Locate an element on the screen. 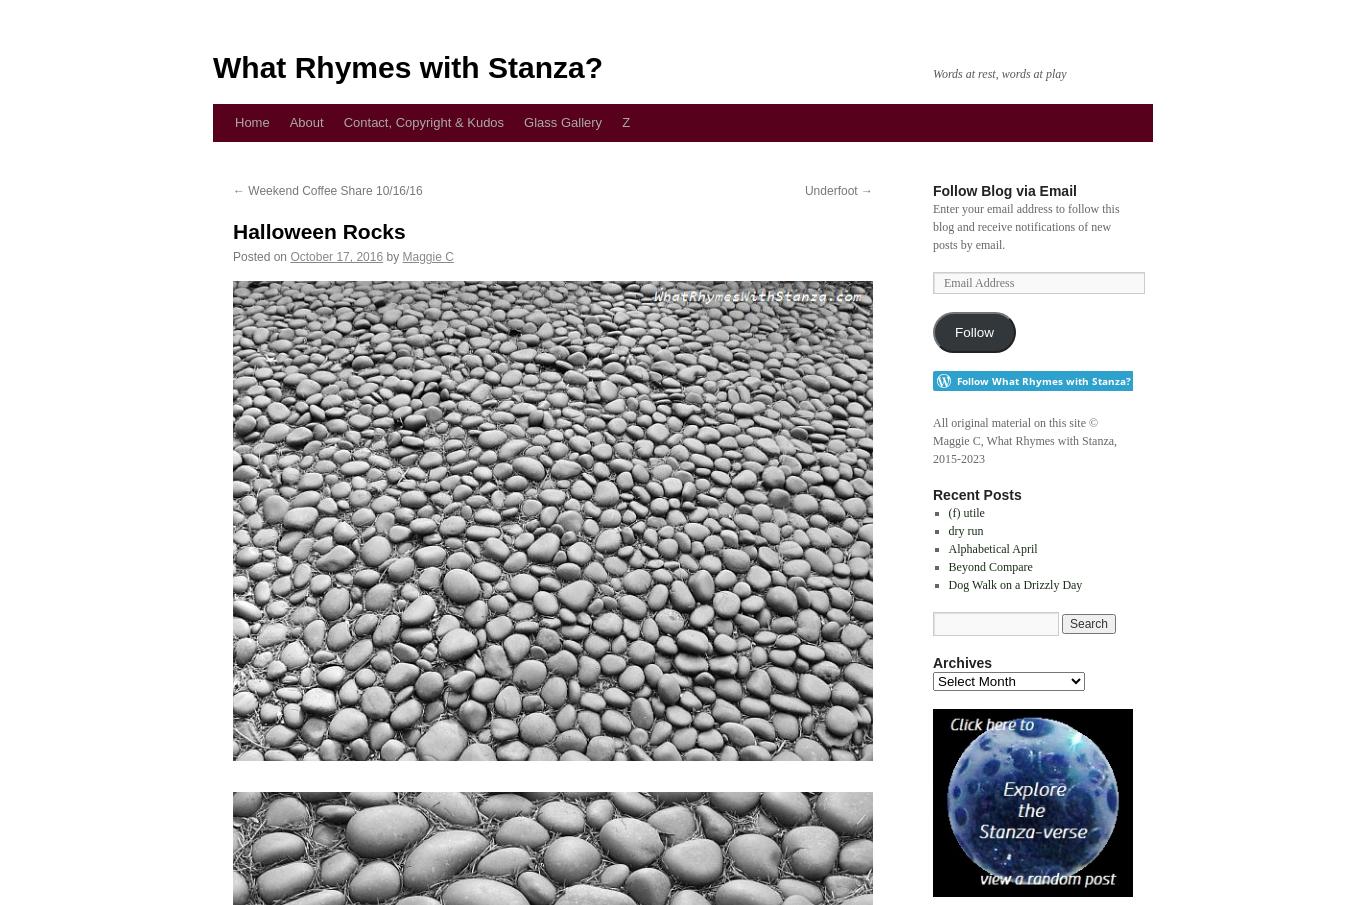 Image resolution: width=1366 pixels, height=905 pixels. 'Alphabetical April' is located at coordinates (992, 547).